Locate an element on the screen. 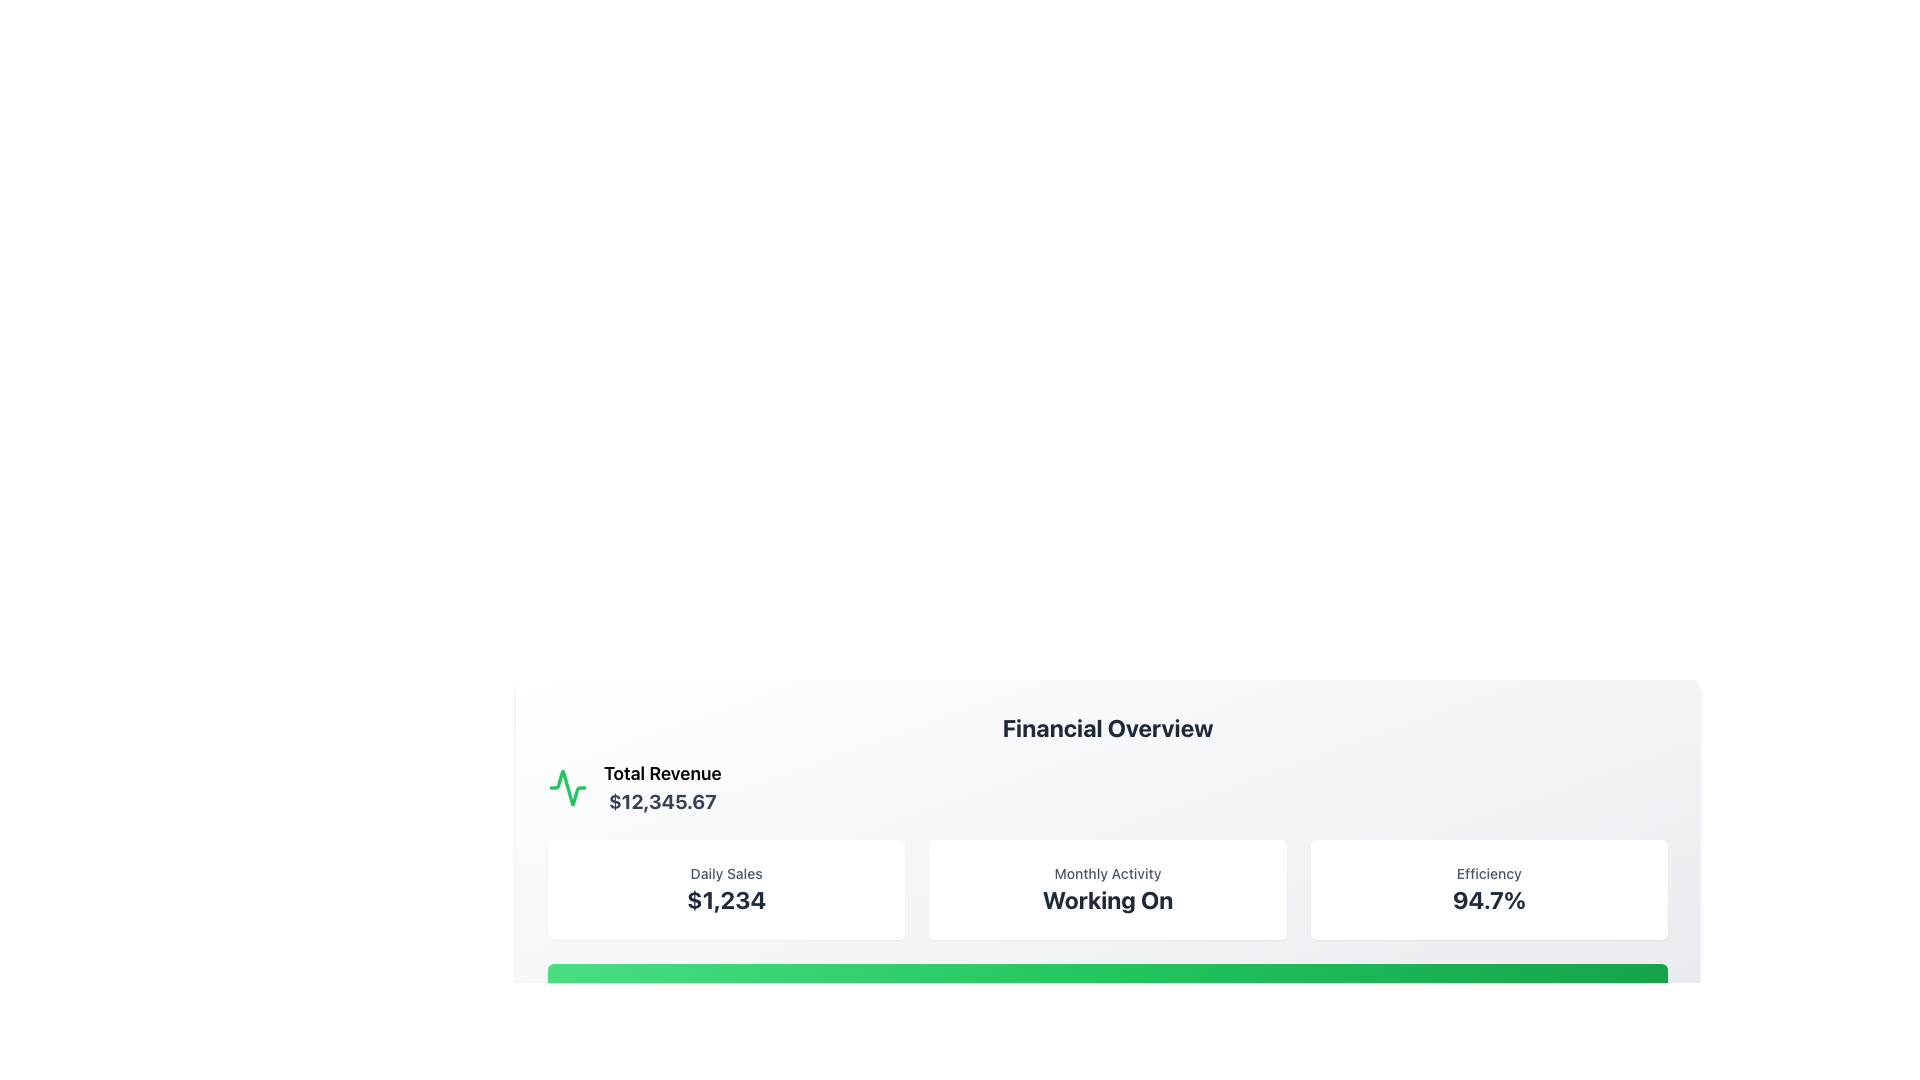 This screenshot has width=1920, height=1080. the activity or performance statistics icon located in the upper-left corner of the Financial Overview card, directly above the 'Total Revenue' text is located at coordinates (566, 786).